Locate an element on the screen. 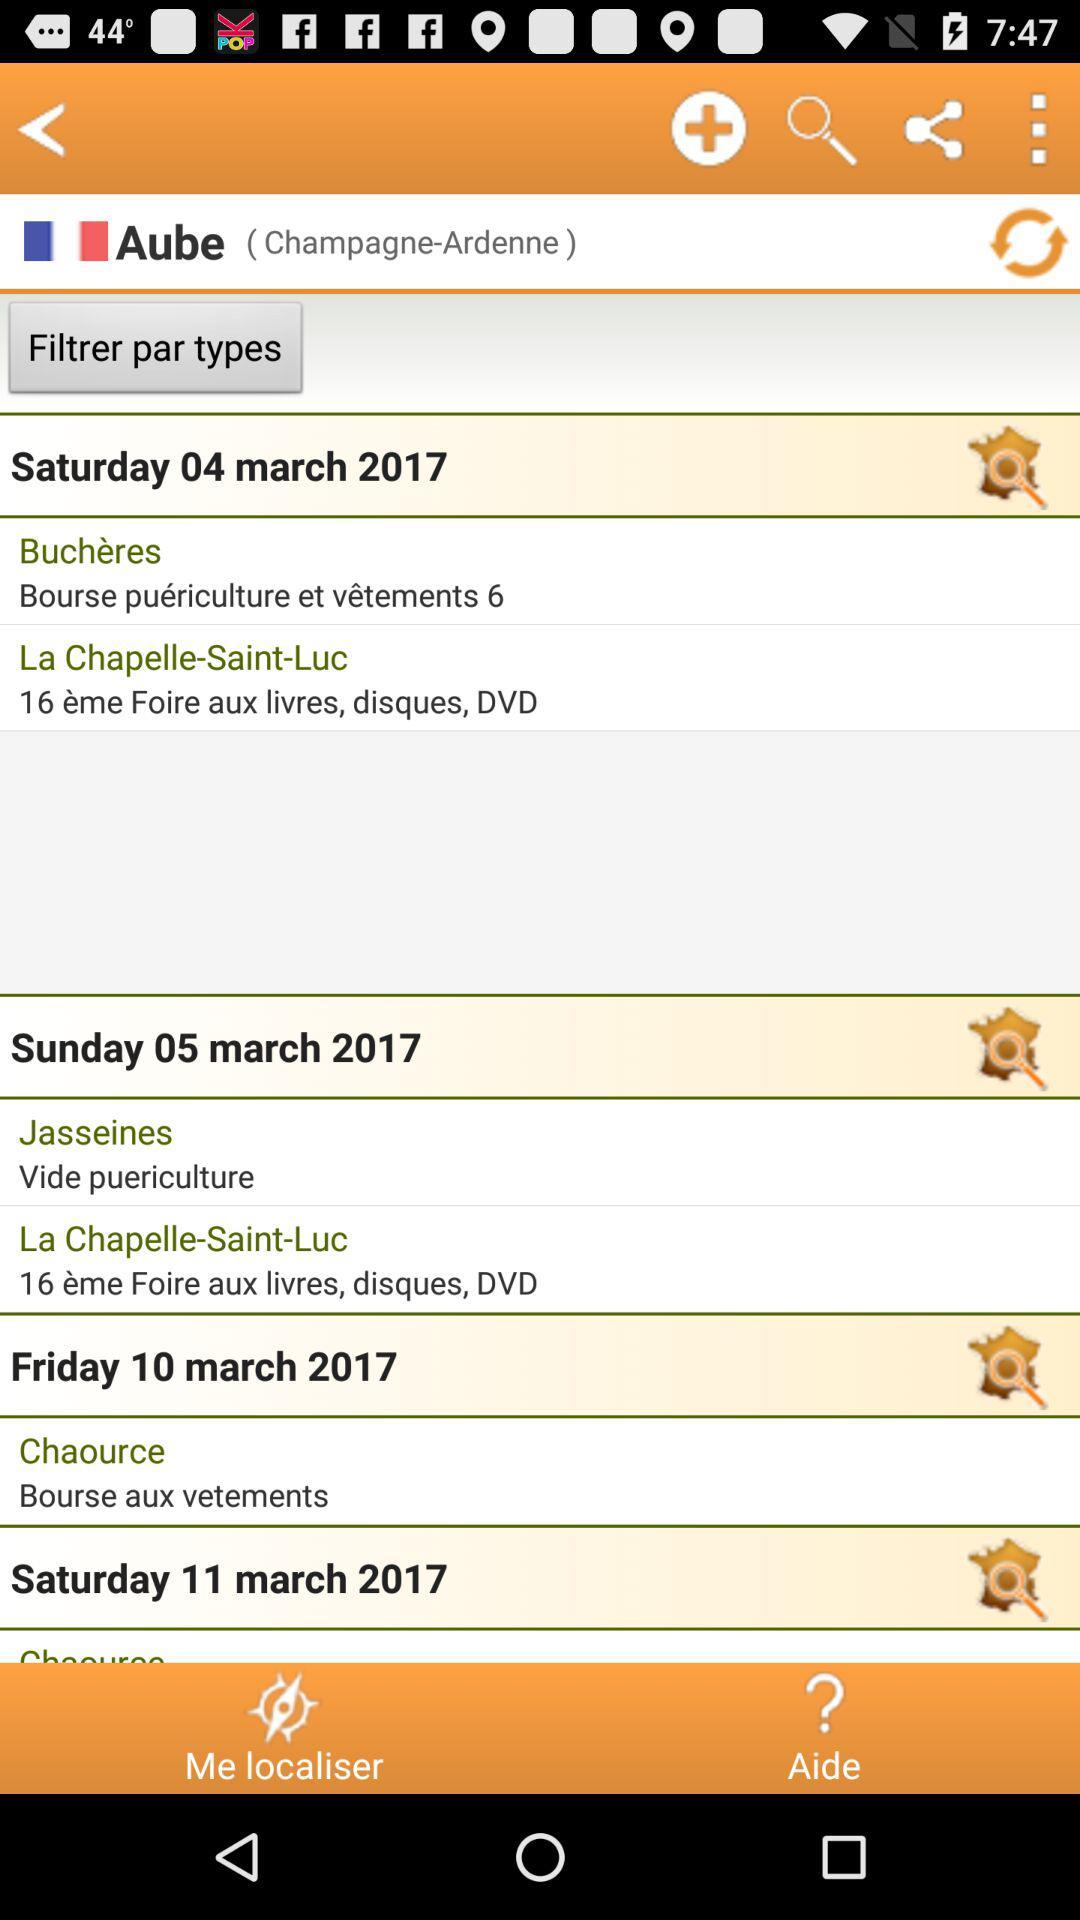 Image resolution: width=1080 pixels, height=1920 pixels. the help icon is located at coordinates (823, 1826).